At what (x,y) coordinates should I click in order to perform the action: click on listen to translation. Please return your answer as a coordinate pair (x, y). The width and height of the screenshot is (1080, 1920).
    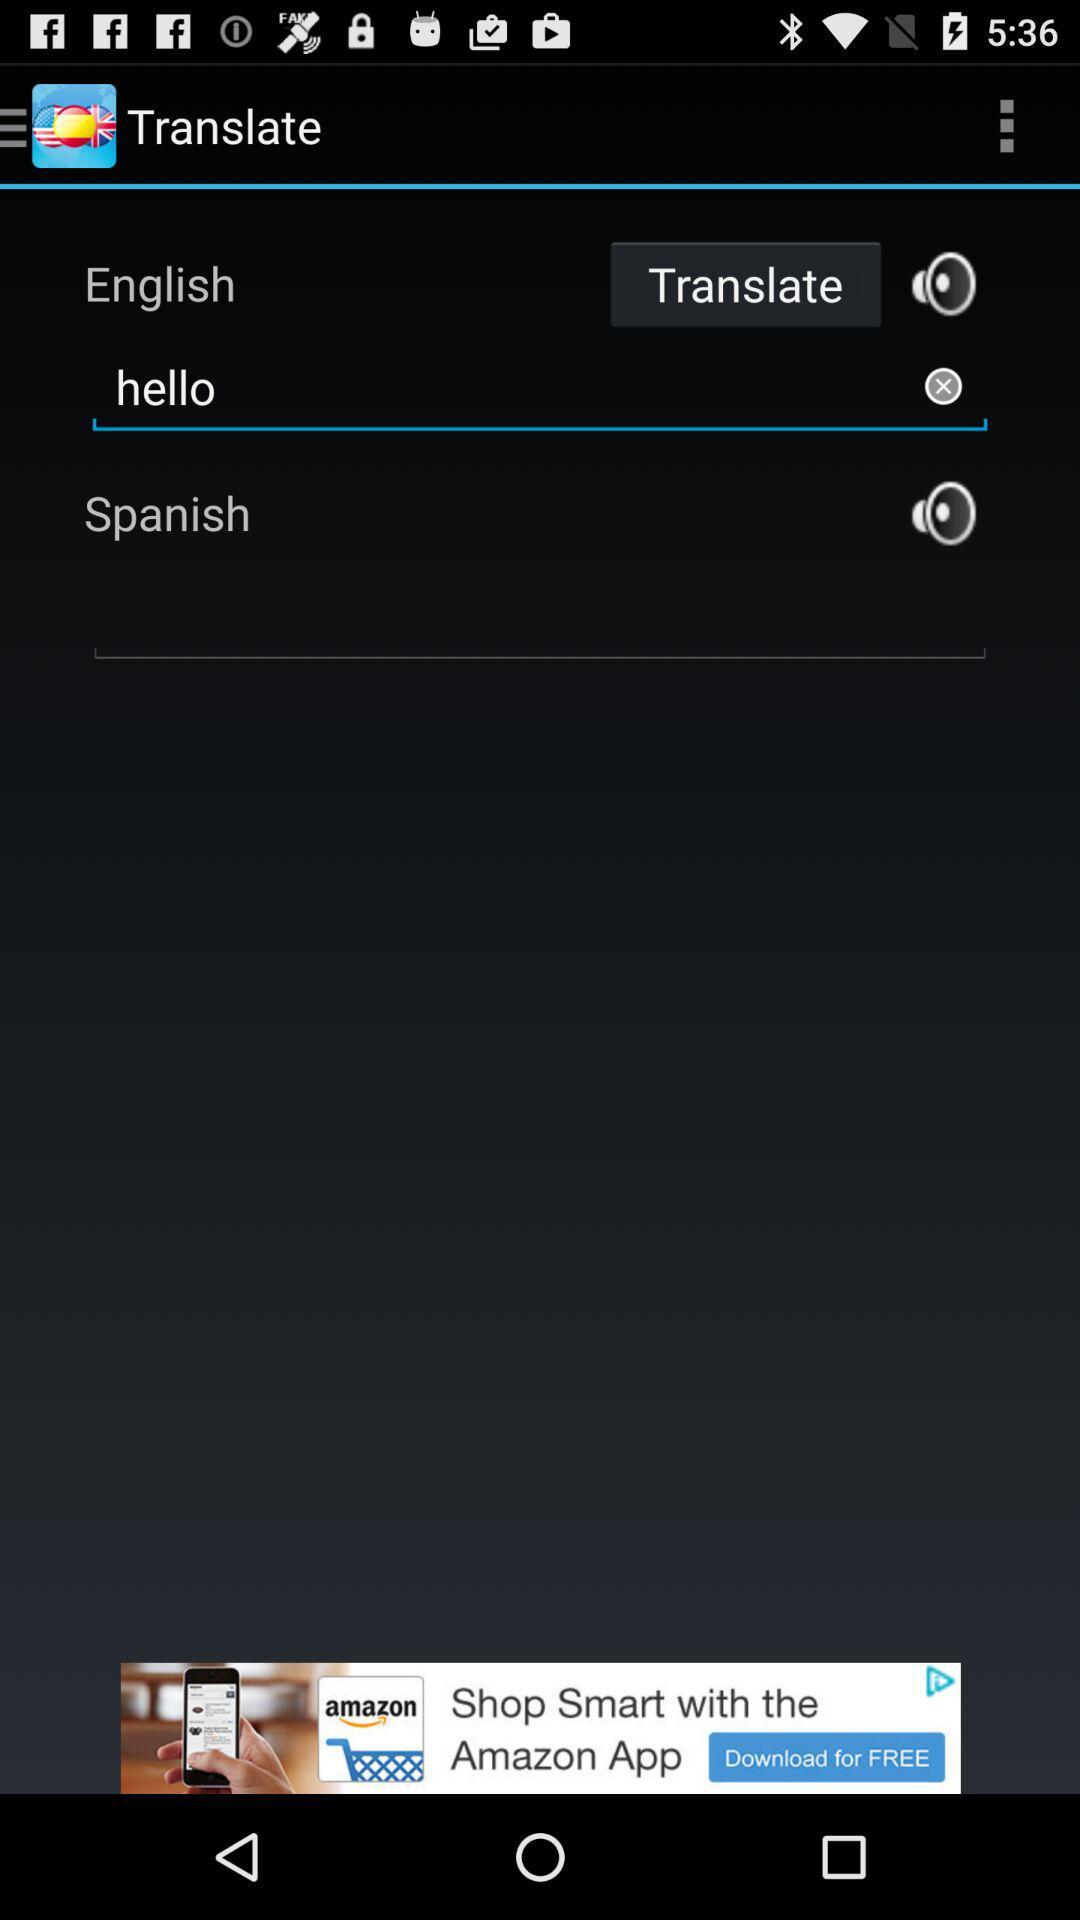
    Looking at the image, I should click on (943, 513).